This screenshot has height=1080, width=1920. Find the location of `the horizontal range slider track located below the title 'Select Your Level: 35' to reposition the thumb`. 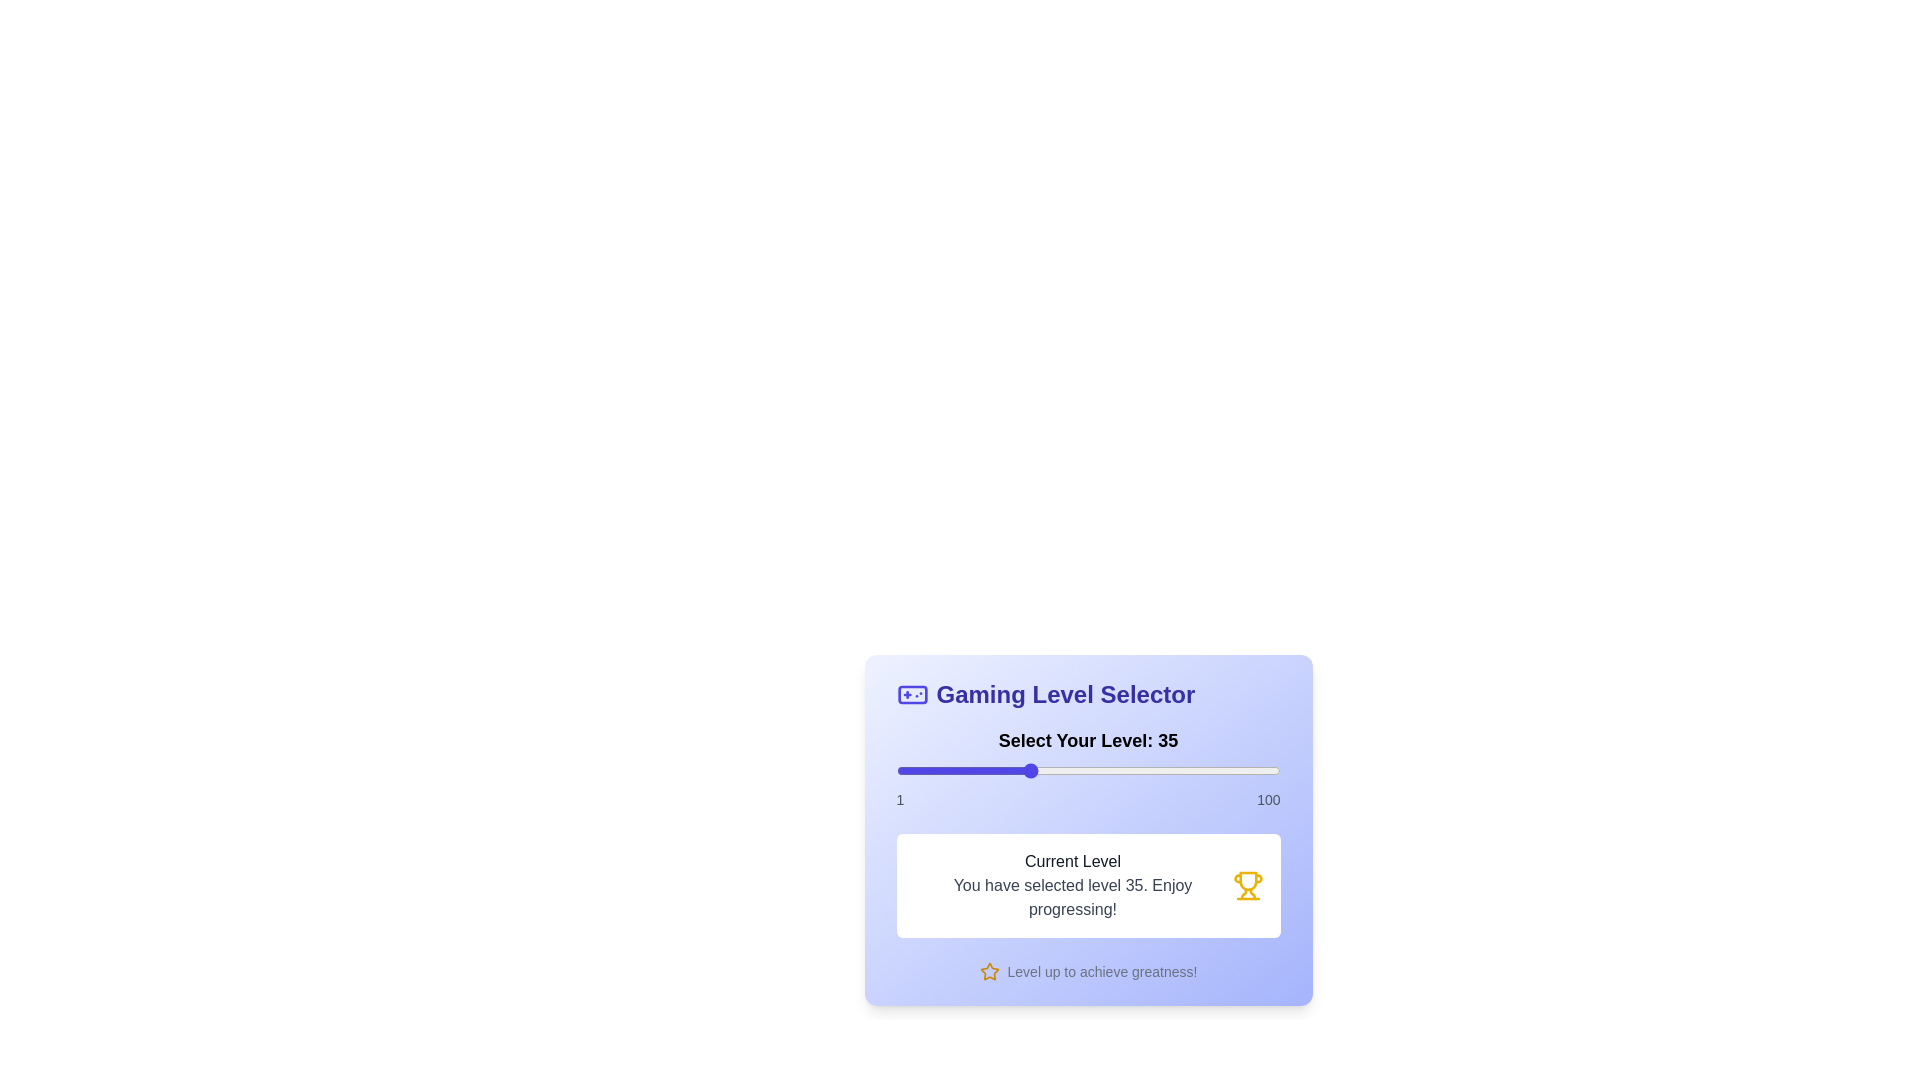

the horizontal range slider track located below the title 'Select Your Level: 35' to reposition the thumb is located at coordinates (1087, 770).